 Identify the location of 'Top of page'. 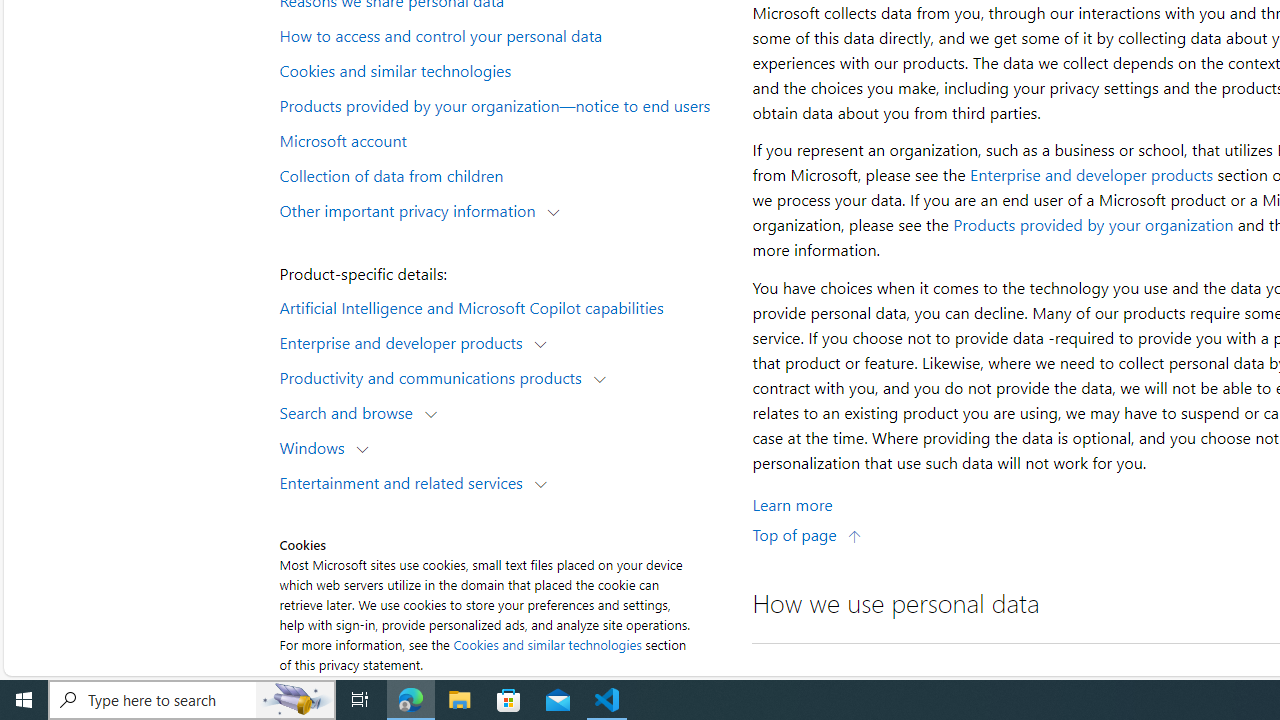
(807, 533).